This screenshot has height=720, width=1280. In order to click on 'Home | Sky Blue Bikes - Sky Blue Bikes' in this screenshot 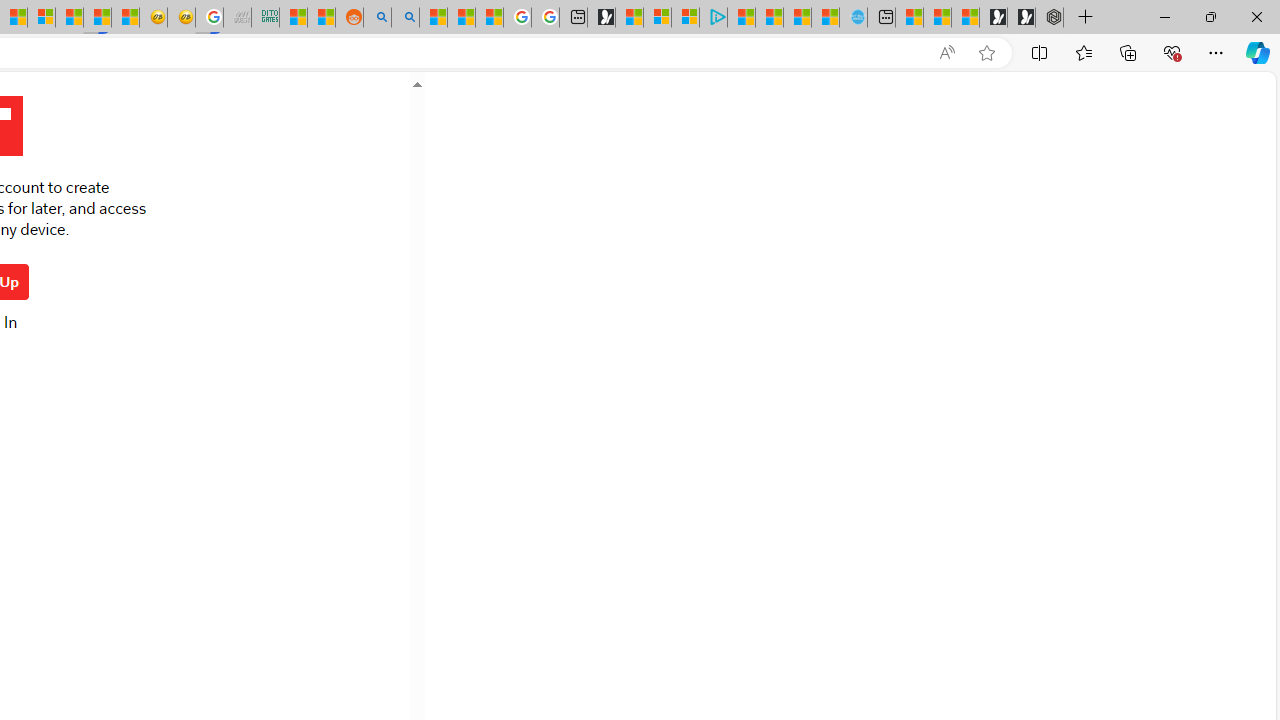, I will do `click(853, 17)`.